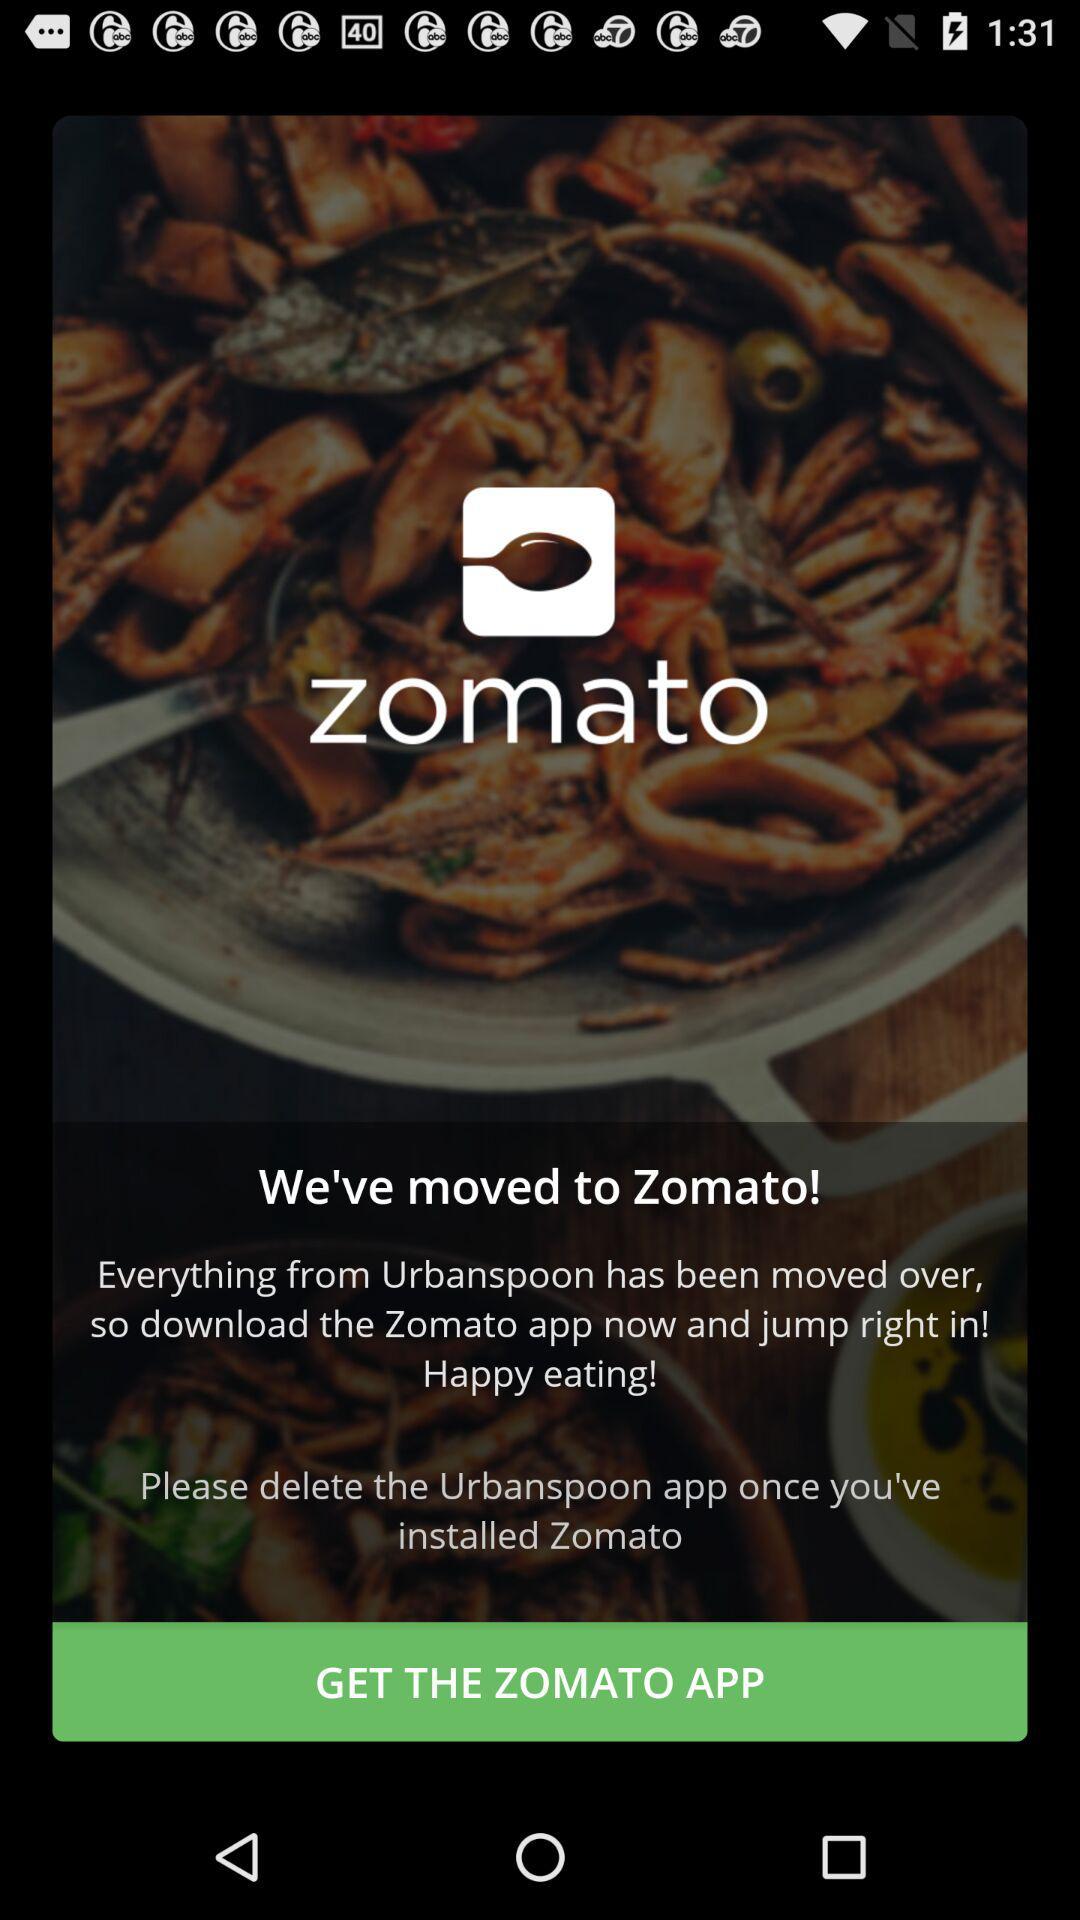 This screenshot has width=1080, height=1920. I want to click on direct to zomato in app store, so click(540, 617).